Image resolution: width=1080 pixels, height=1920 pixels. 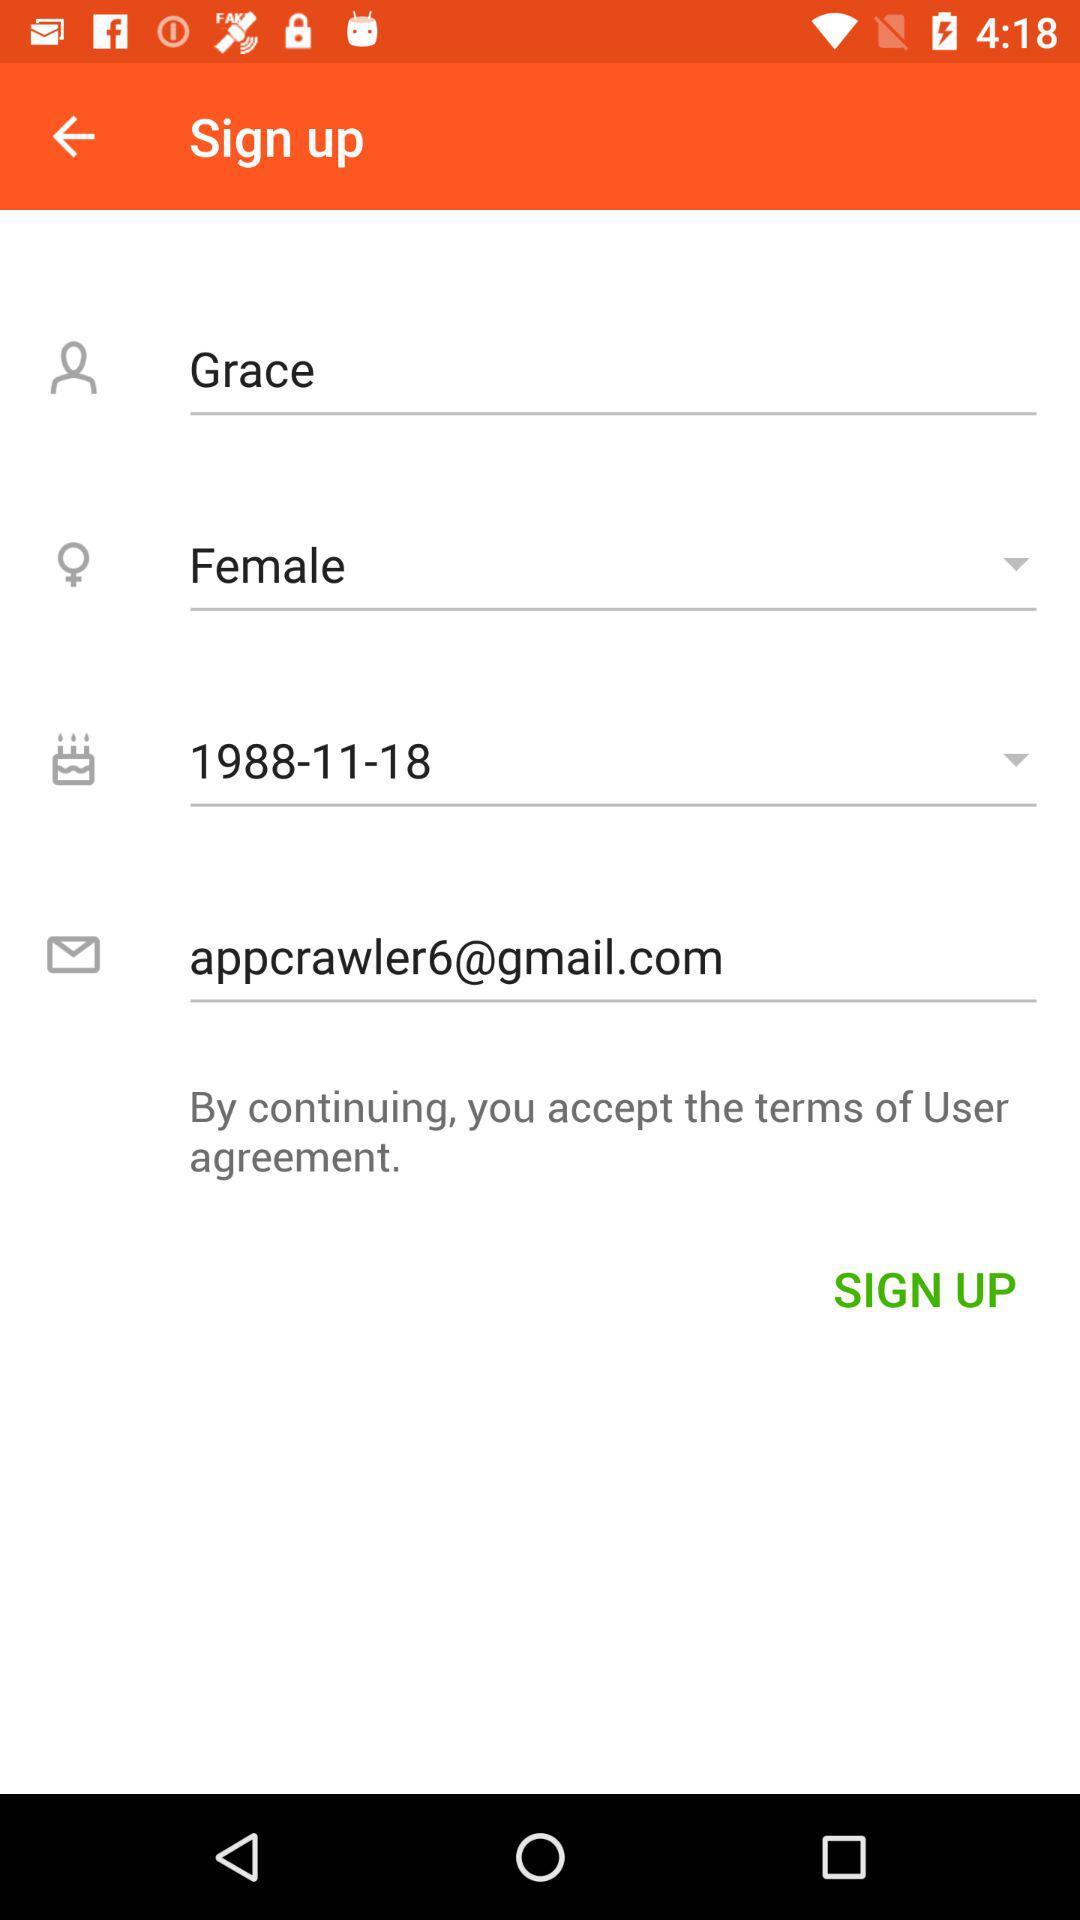 I want to click on the by continuing you icon, so click(x=540, y=1140).